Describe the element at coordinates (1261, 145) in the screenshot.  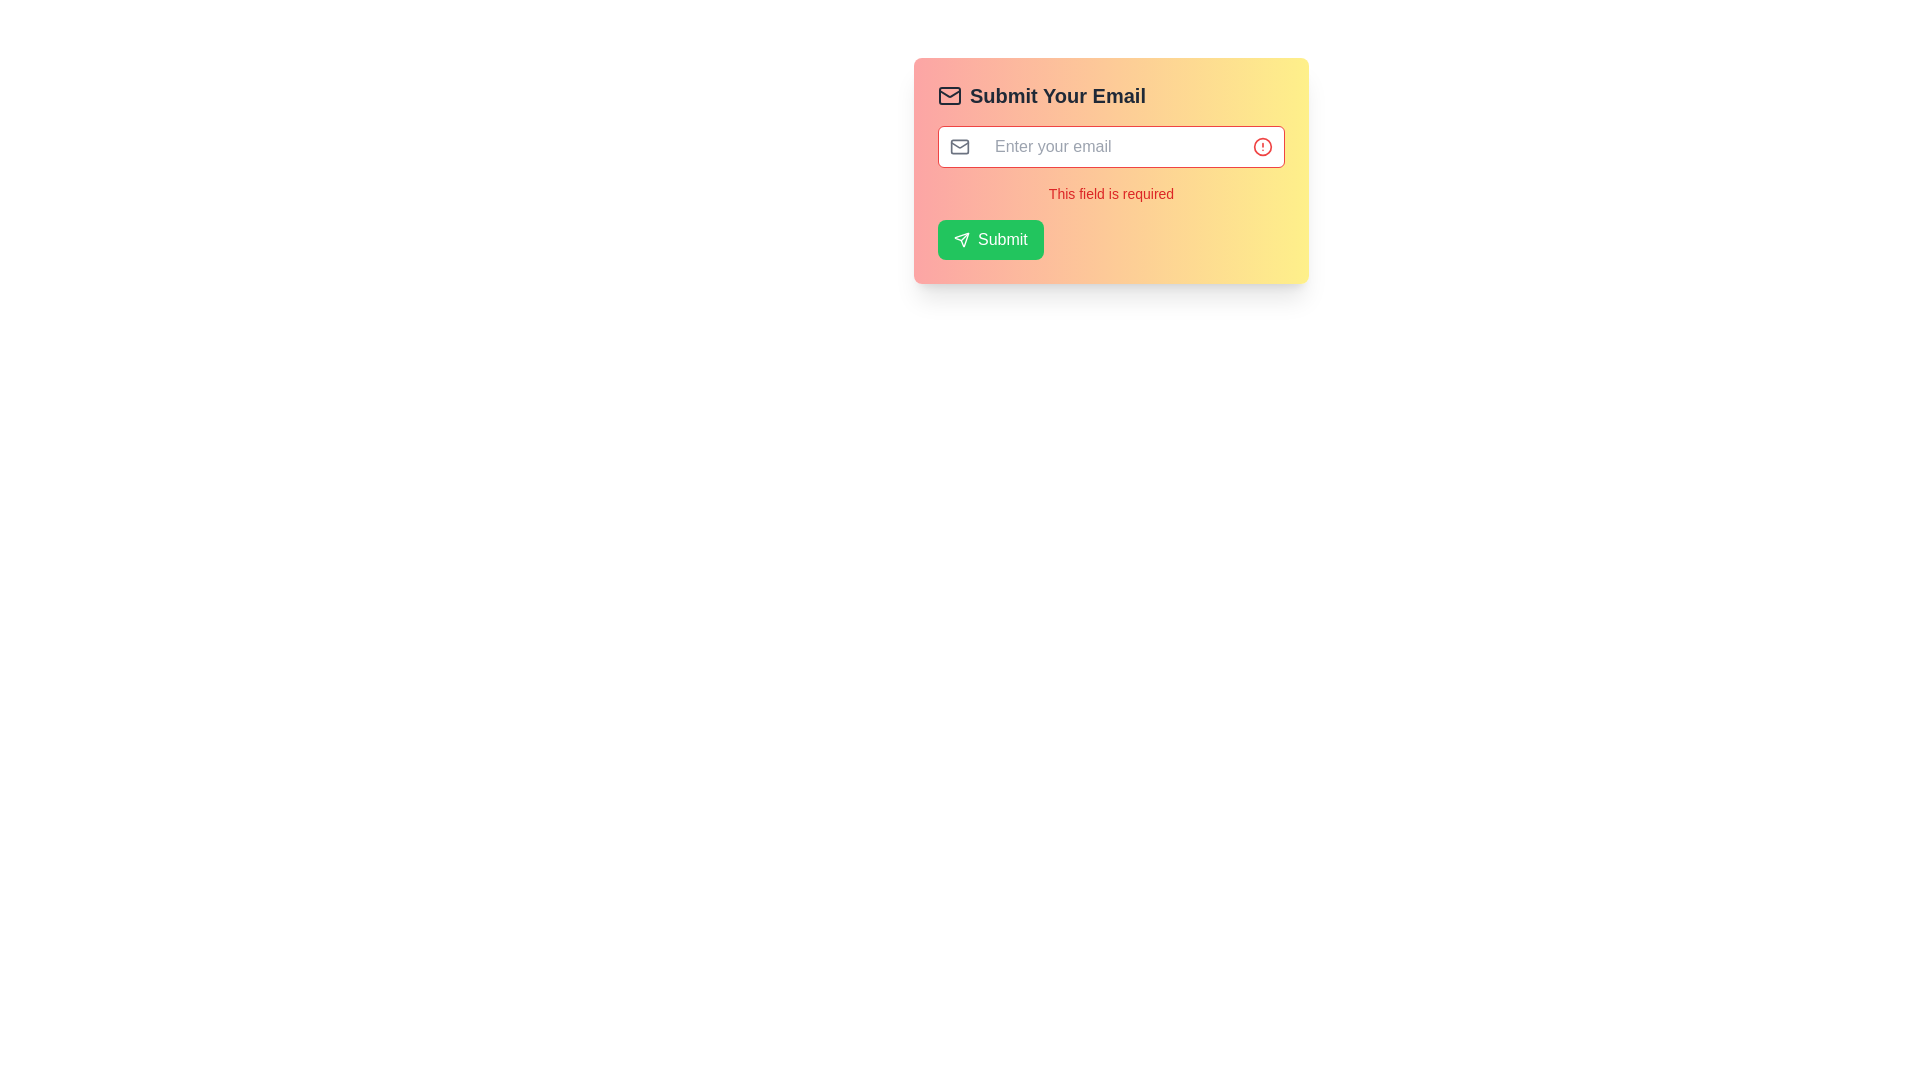
I see `the SVG circle element that signifies attention or error related to the email input field` at that location.